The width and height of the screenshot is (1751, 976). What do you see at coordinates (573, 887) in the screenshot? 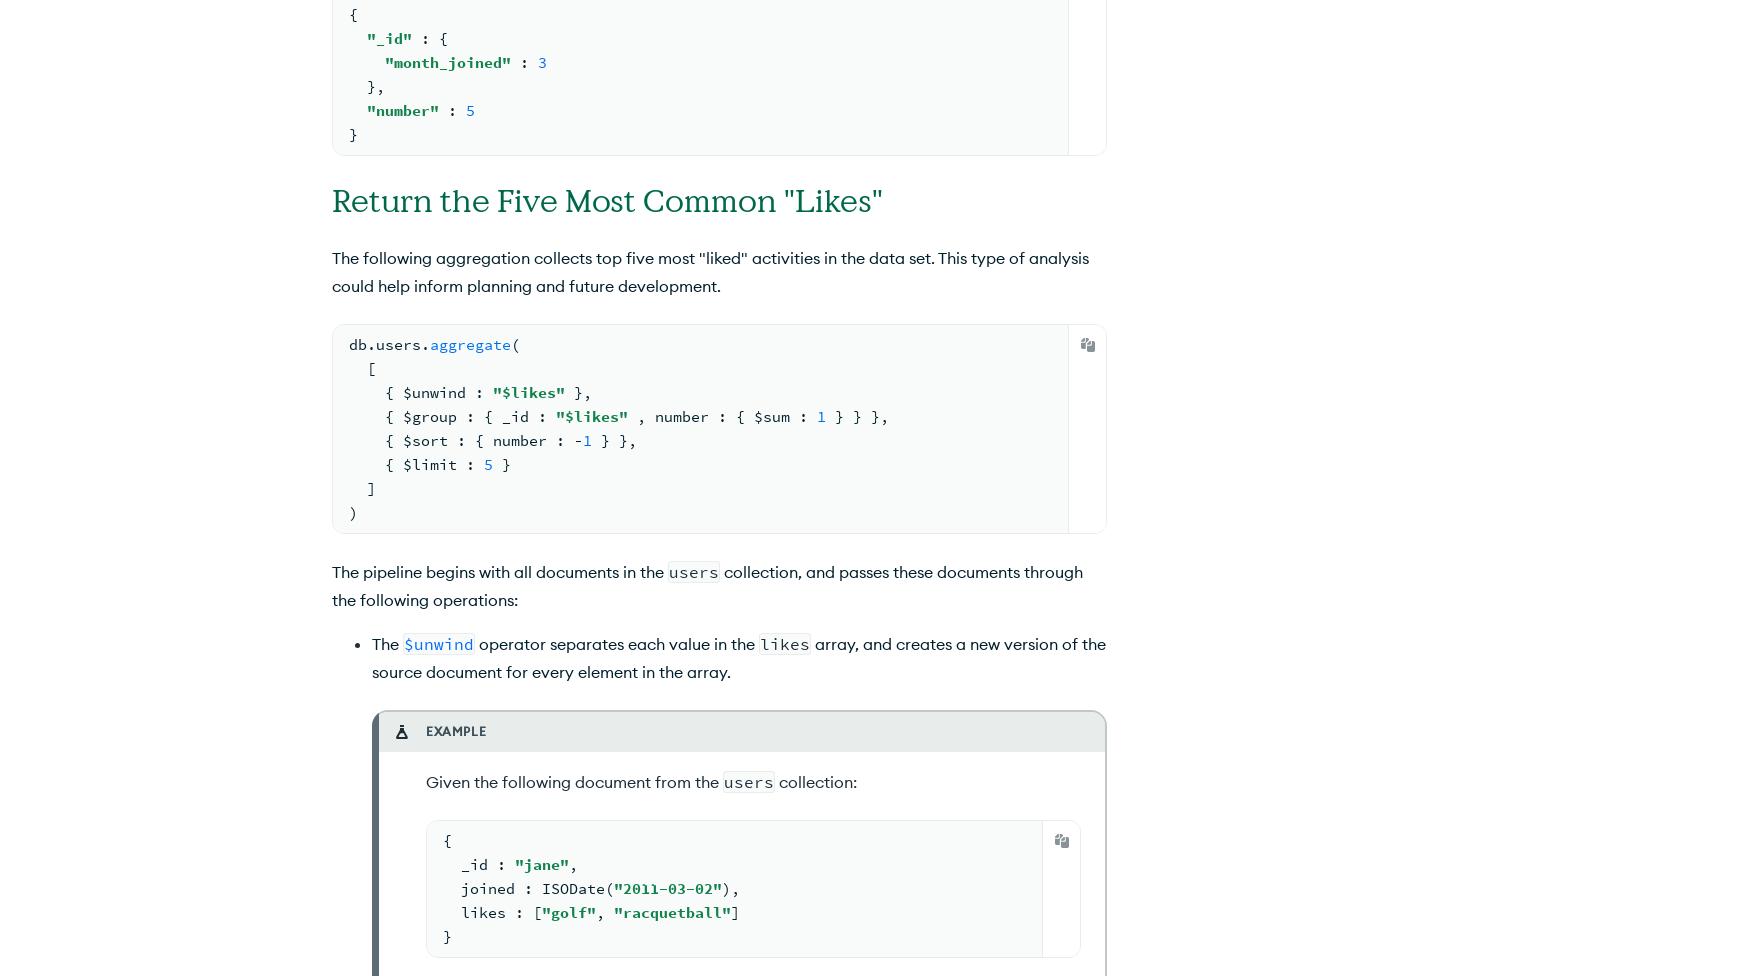
I see `'ISODate'` at bounding box center [573, 887].